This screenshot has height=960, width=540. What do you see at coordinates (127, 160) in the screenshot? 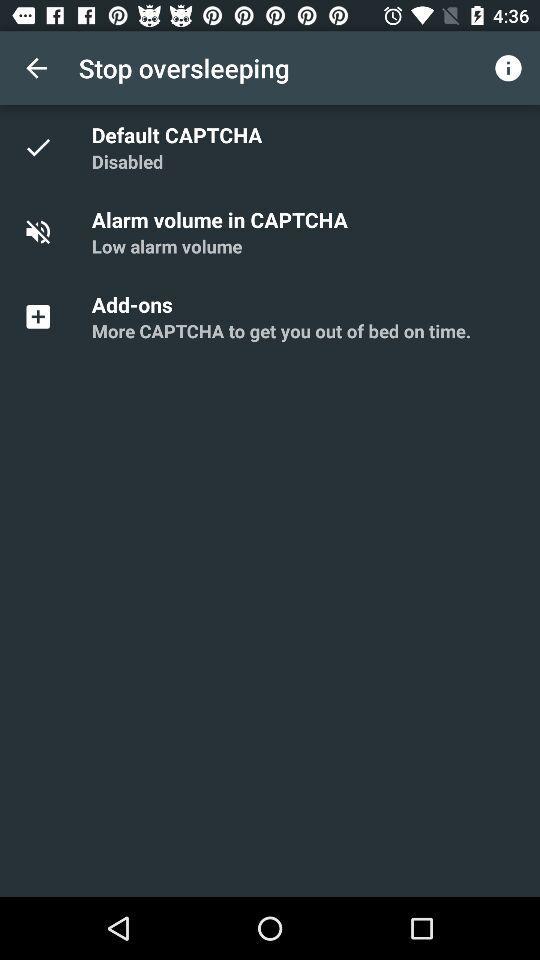
I see `the disabled` at bounding box center [127, 160].